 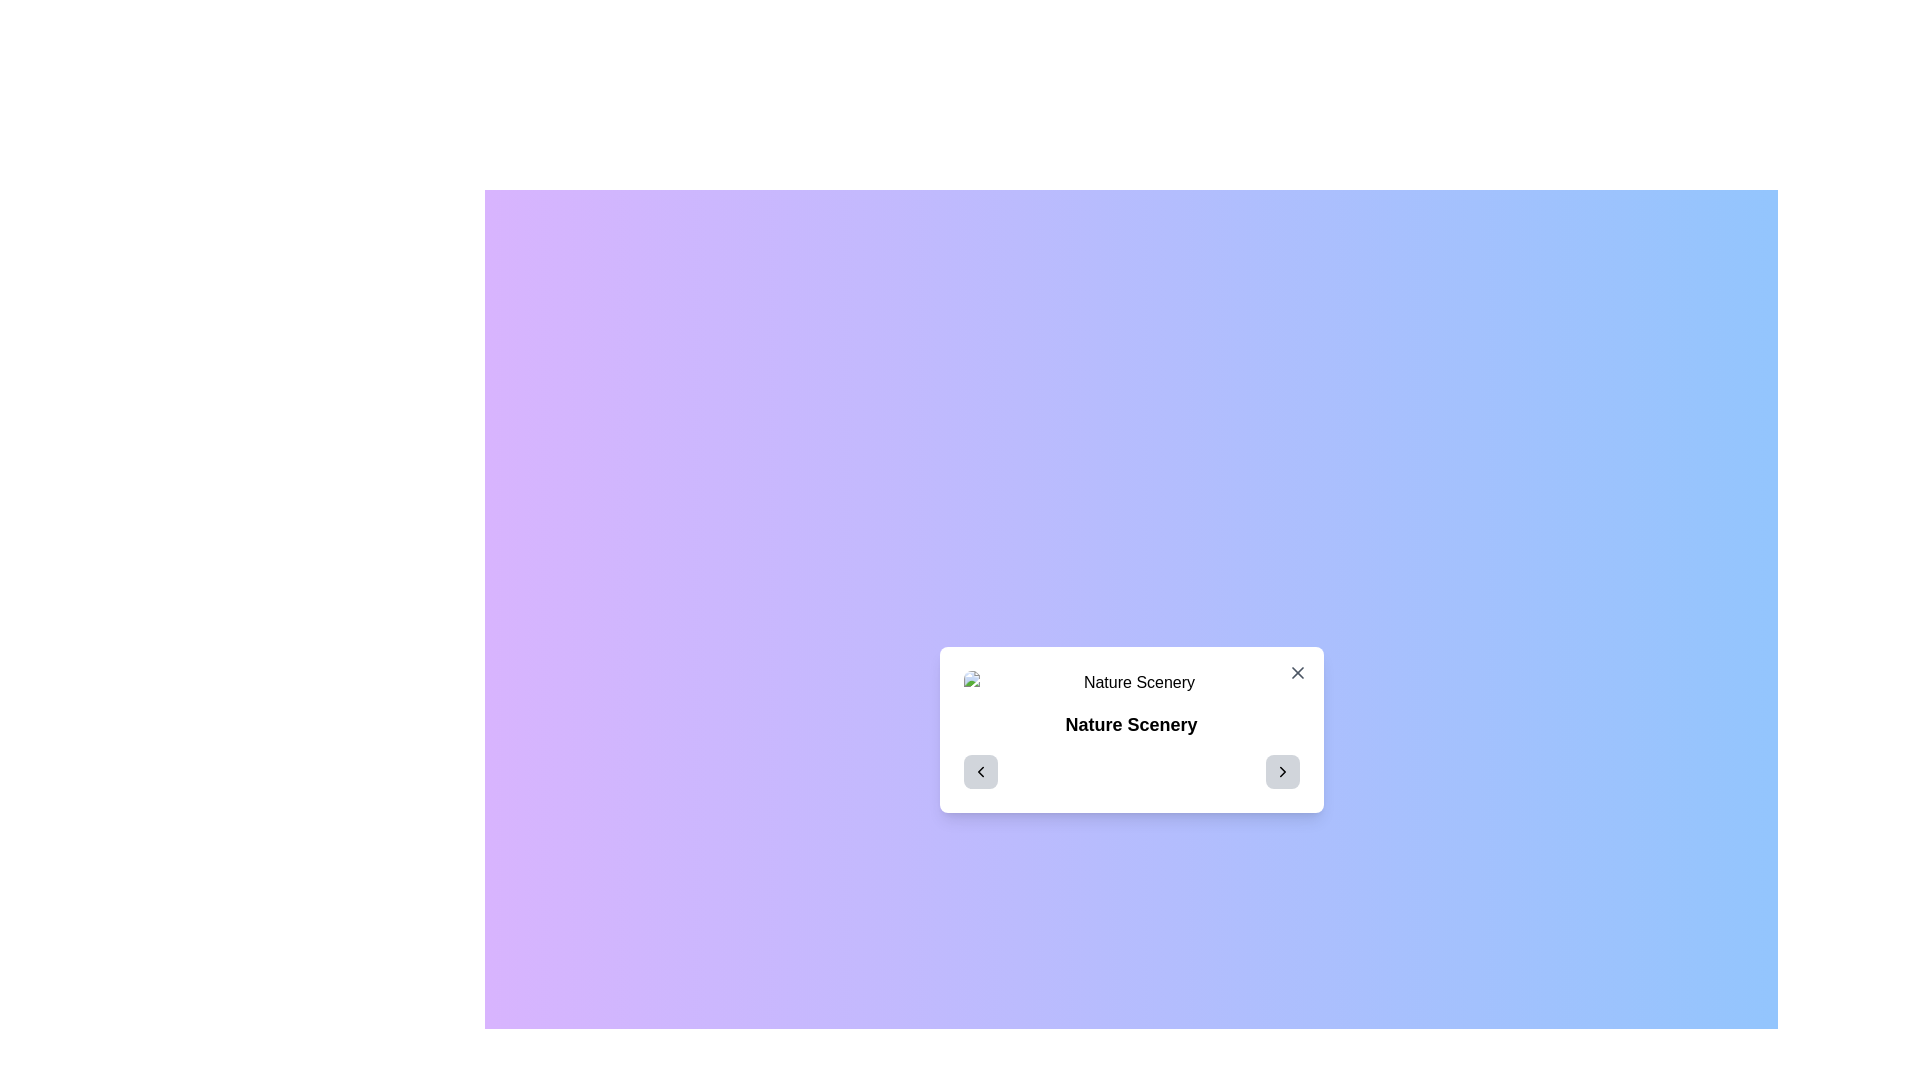 What do you see at coordinates (980, 770) in the screenshot?
I see `the left navigation button for scrolling to the previous item in the sequence` at bounding box center [980, 770].